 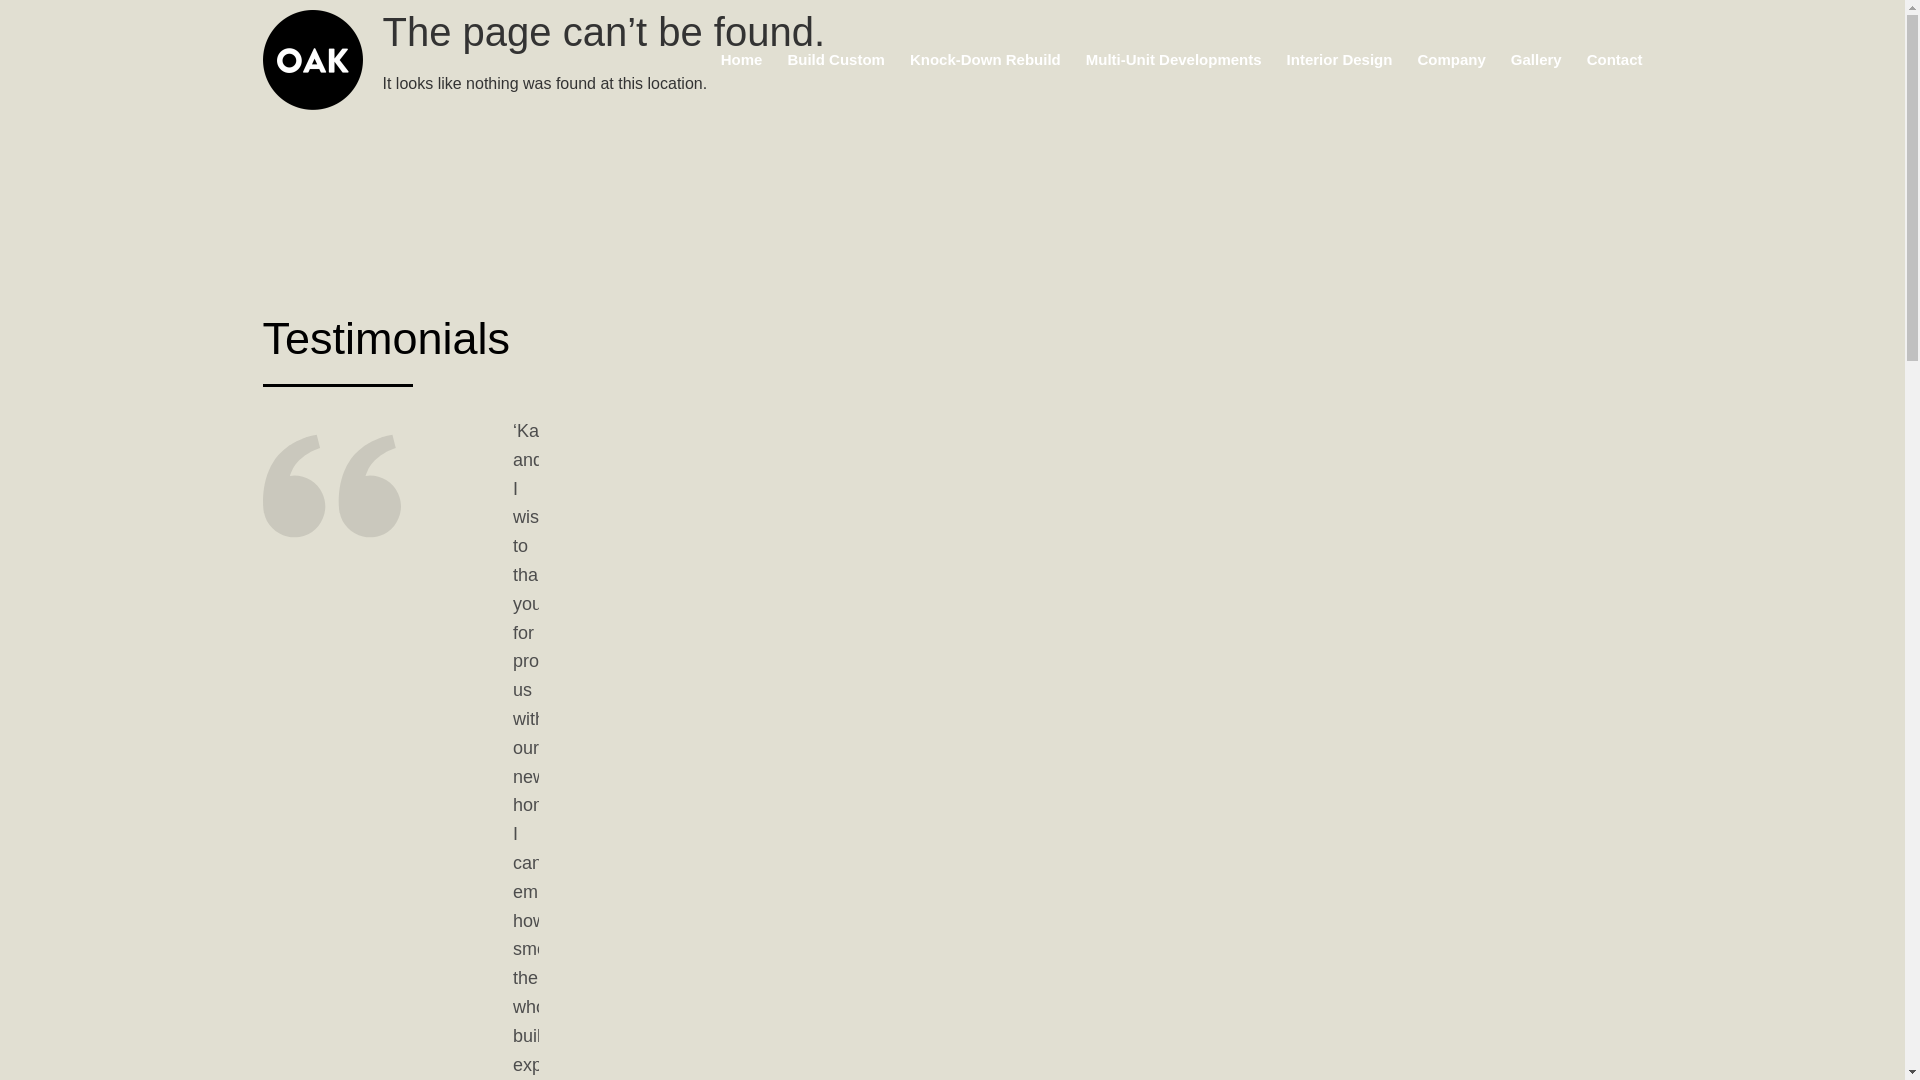 What do you see at coordinates (1614, 59) in the screenshot?
I see `'Contact'` at bounding box center [1614, 59].